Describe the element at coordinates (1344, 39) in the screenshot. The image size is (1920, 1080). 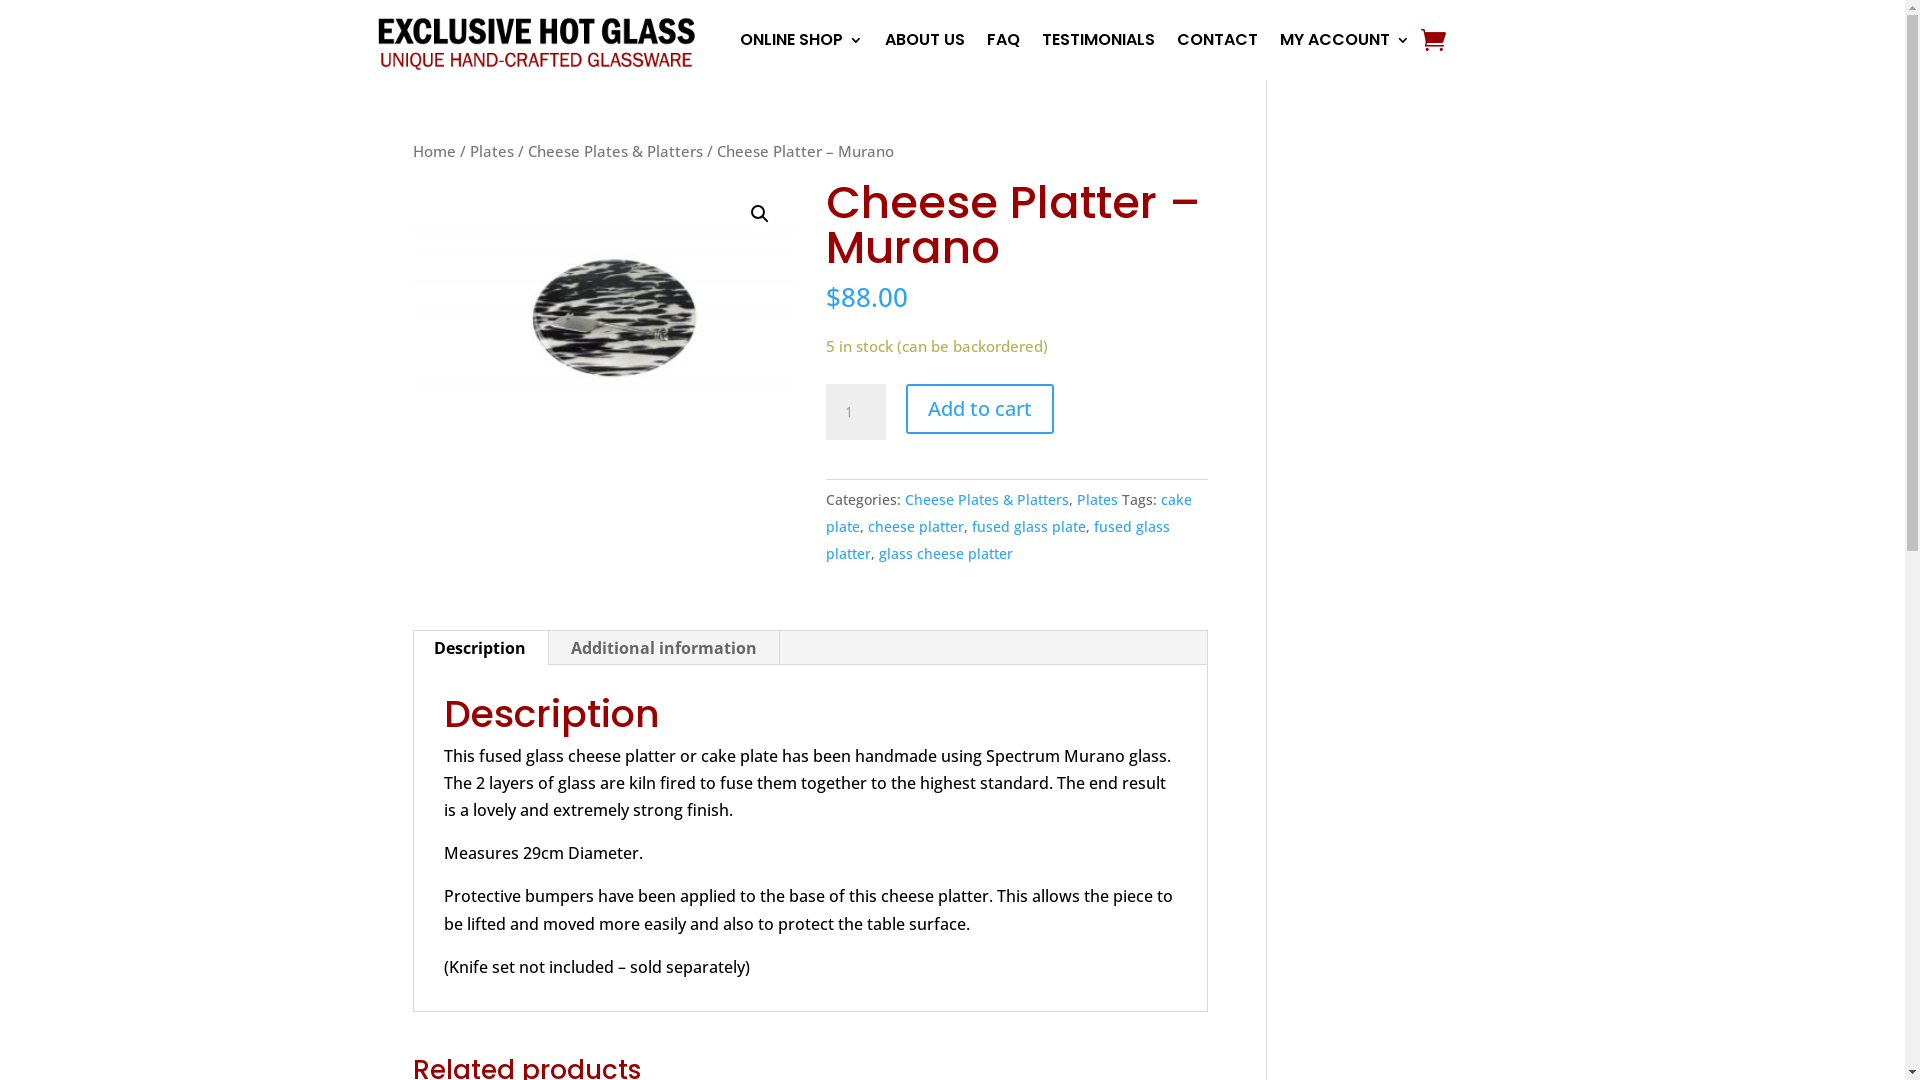
I see `'MY ACCOUNT'` at that location.